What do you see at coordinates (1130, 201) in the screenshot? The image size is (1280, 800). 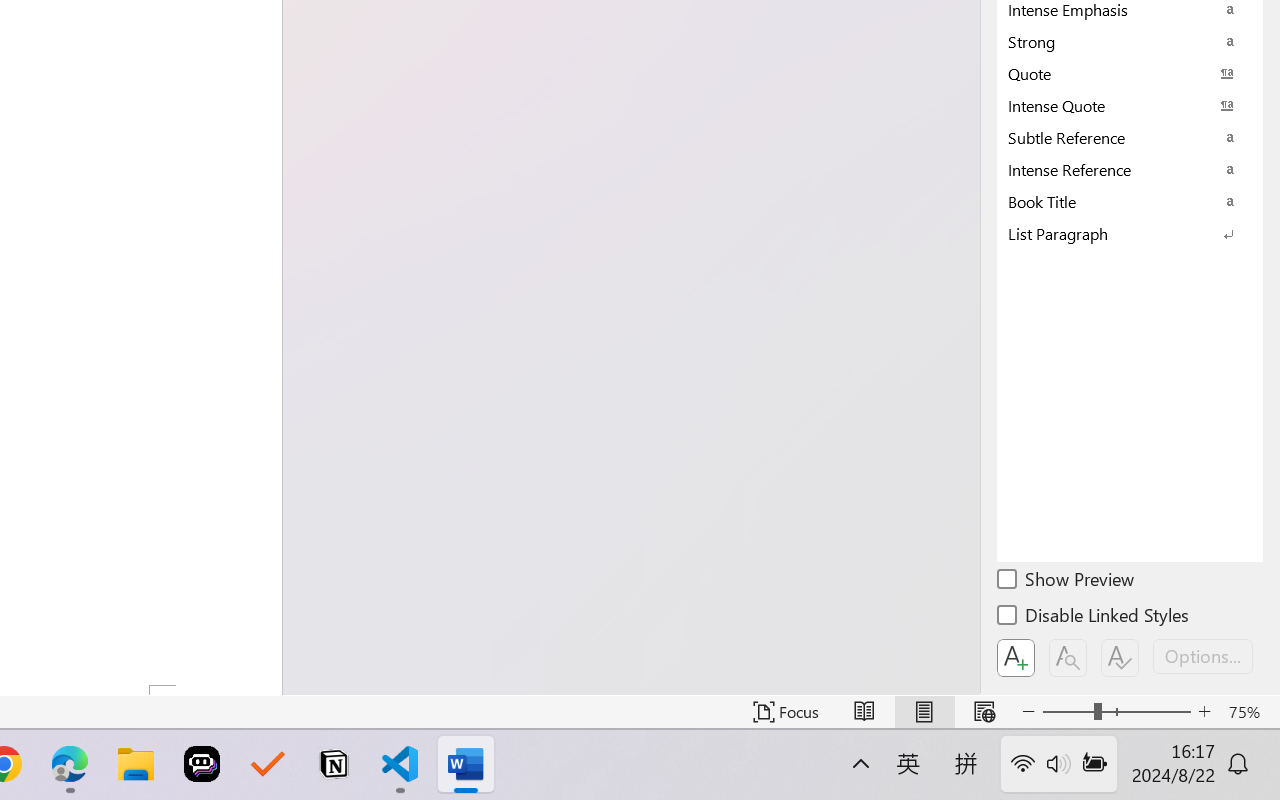 I see `'Book Title'` at bounding box center [1130, 201].